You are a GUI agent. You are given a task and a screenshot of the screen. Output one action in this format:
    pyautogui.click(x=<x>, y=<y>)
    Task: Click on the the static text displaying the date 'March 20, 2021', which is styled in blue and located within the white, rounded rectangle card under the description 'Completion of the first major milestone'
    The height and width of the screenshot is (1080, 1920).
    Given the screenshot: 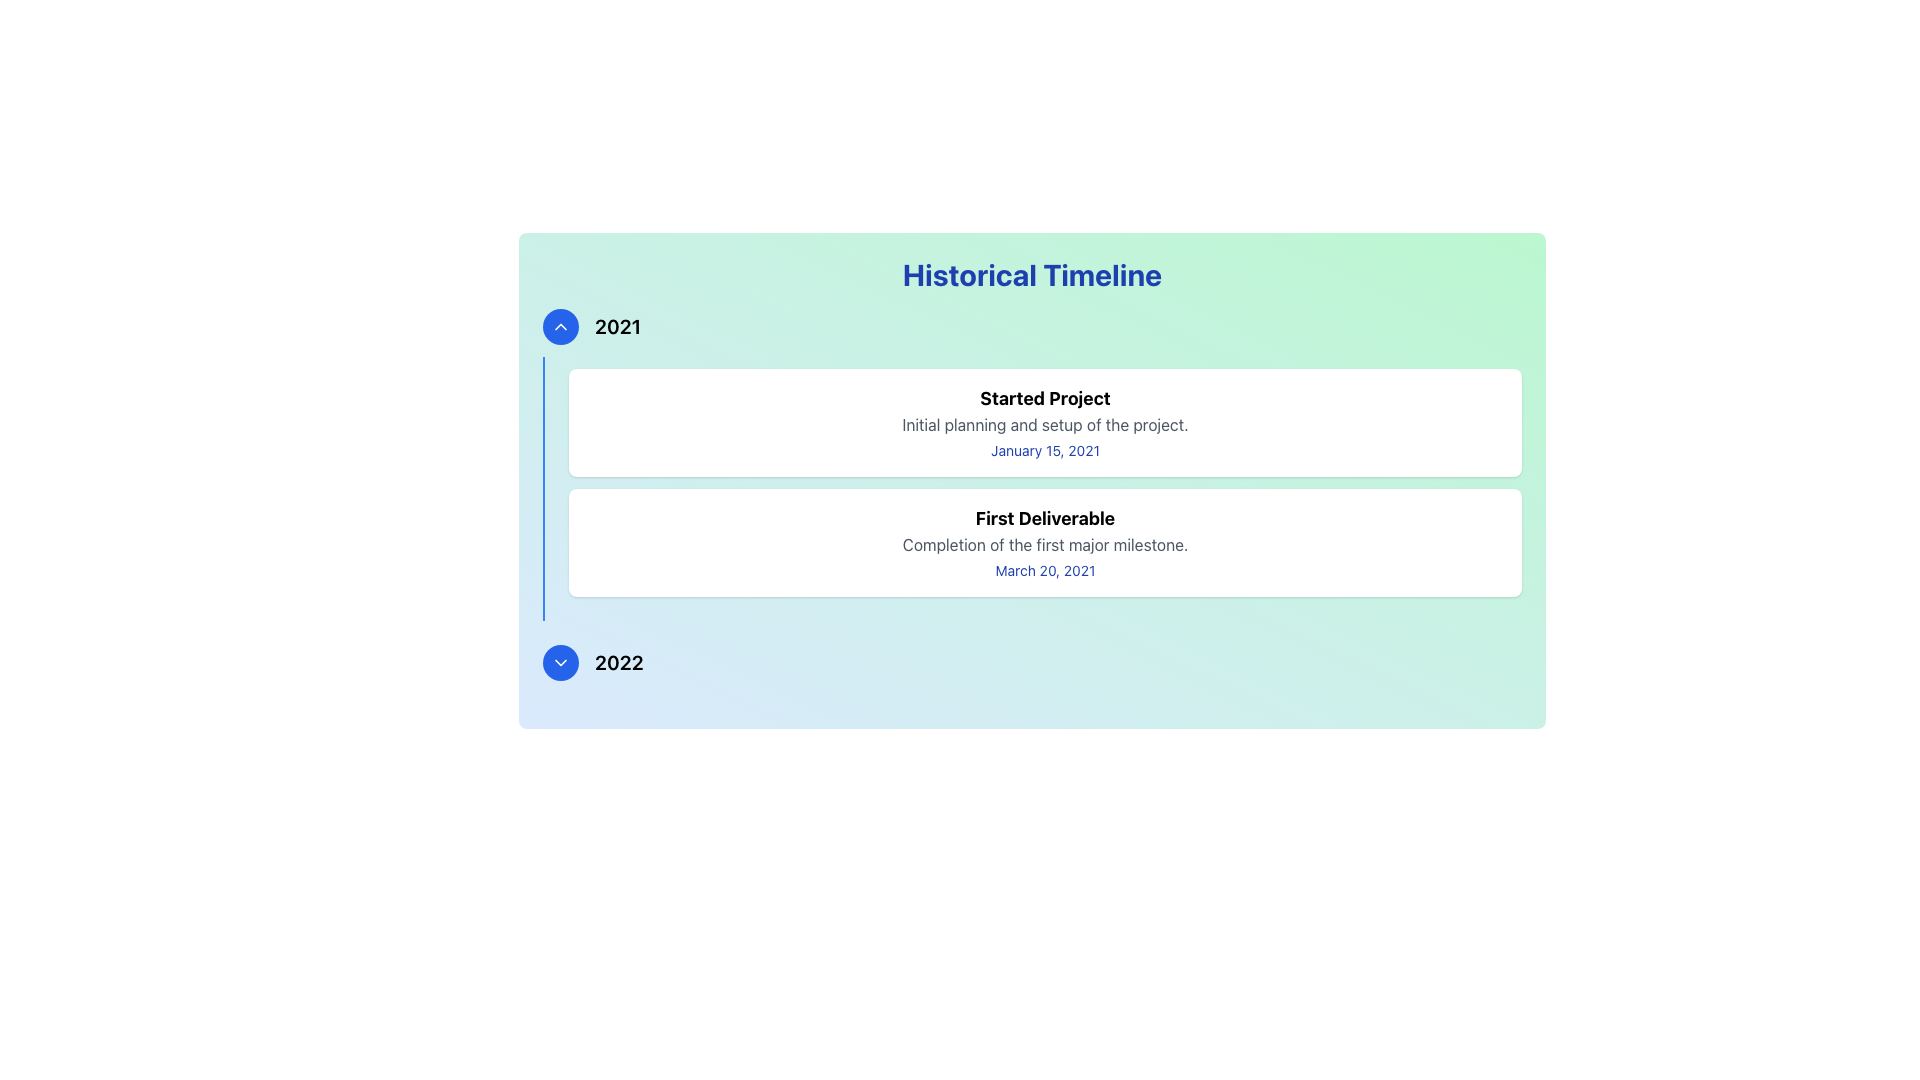 What is the action you would take?
    pyautogui.click(x=1044, y=570)
    